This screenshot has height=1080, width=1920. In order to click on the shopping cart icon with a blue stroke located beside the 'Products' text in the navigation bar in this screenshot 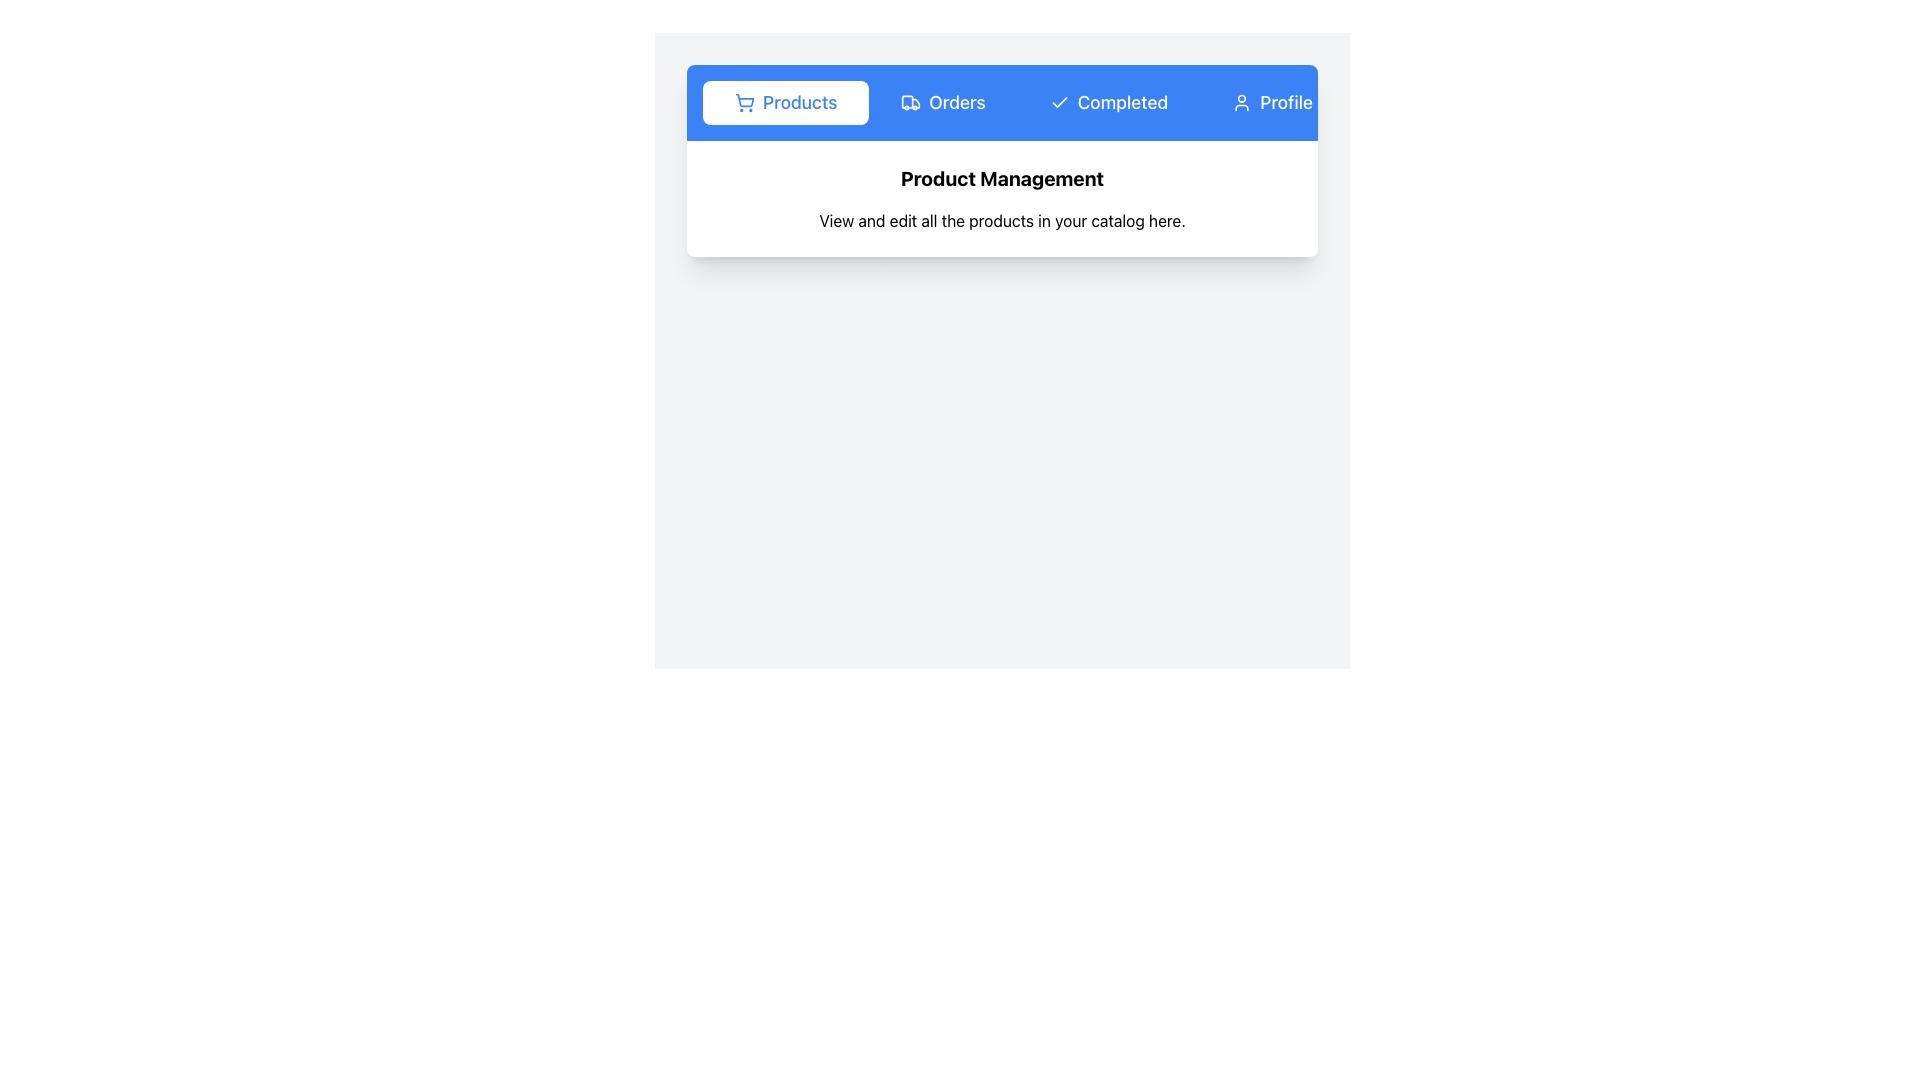, I will do `click(743, 103)`.